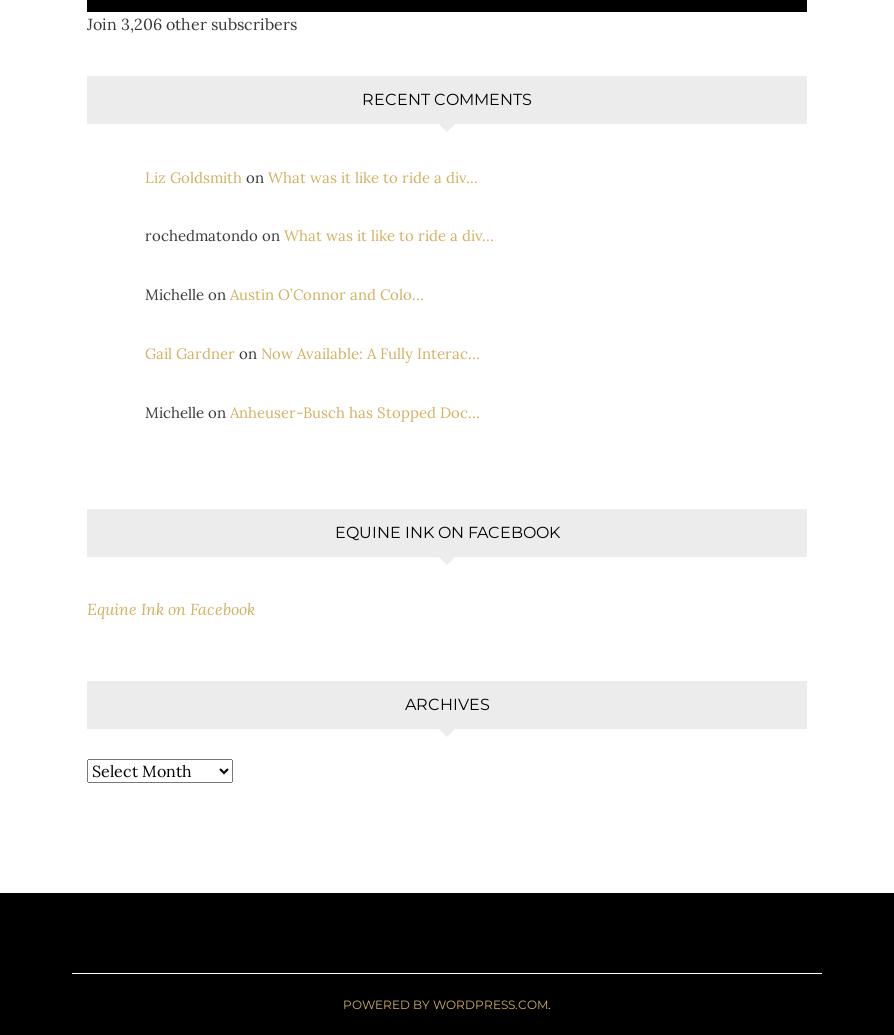  Describe the element at coordinates (445, 703) in the screenshot. I see `'Archives'` at that location.